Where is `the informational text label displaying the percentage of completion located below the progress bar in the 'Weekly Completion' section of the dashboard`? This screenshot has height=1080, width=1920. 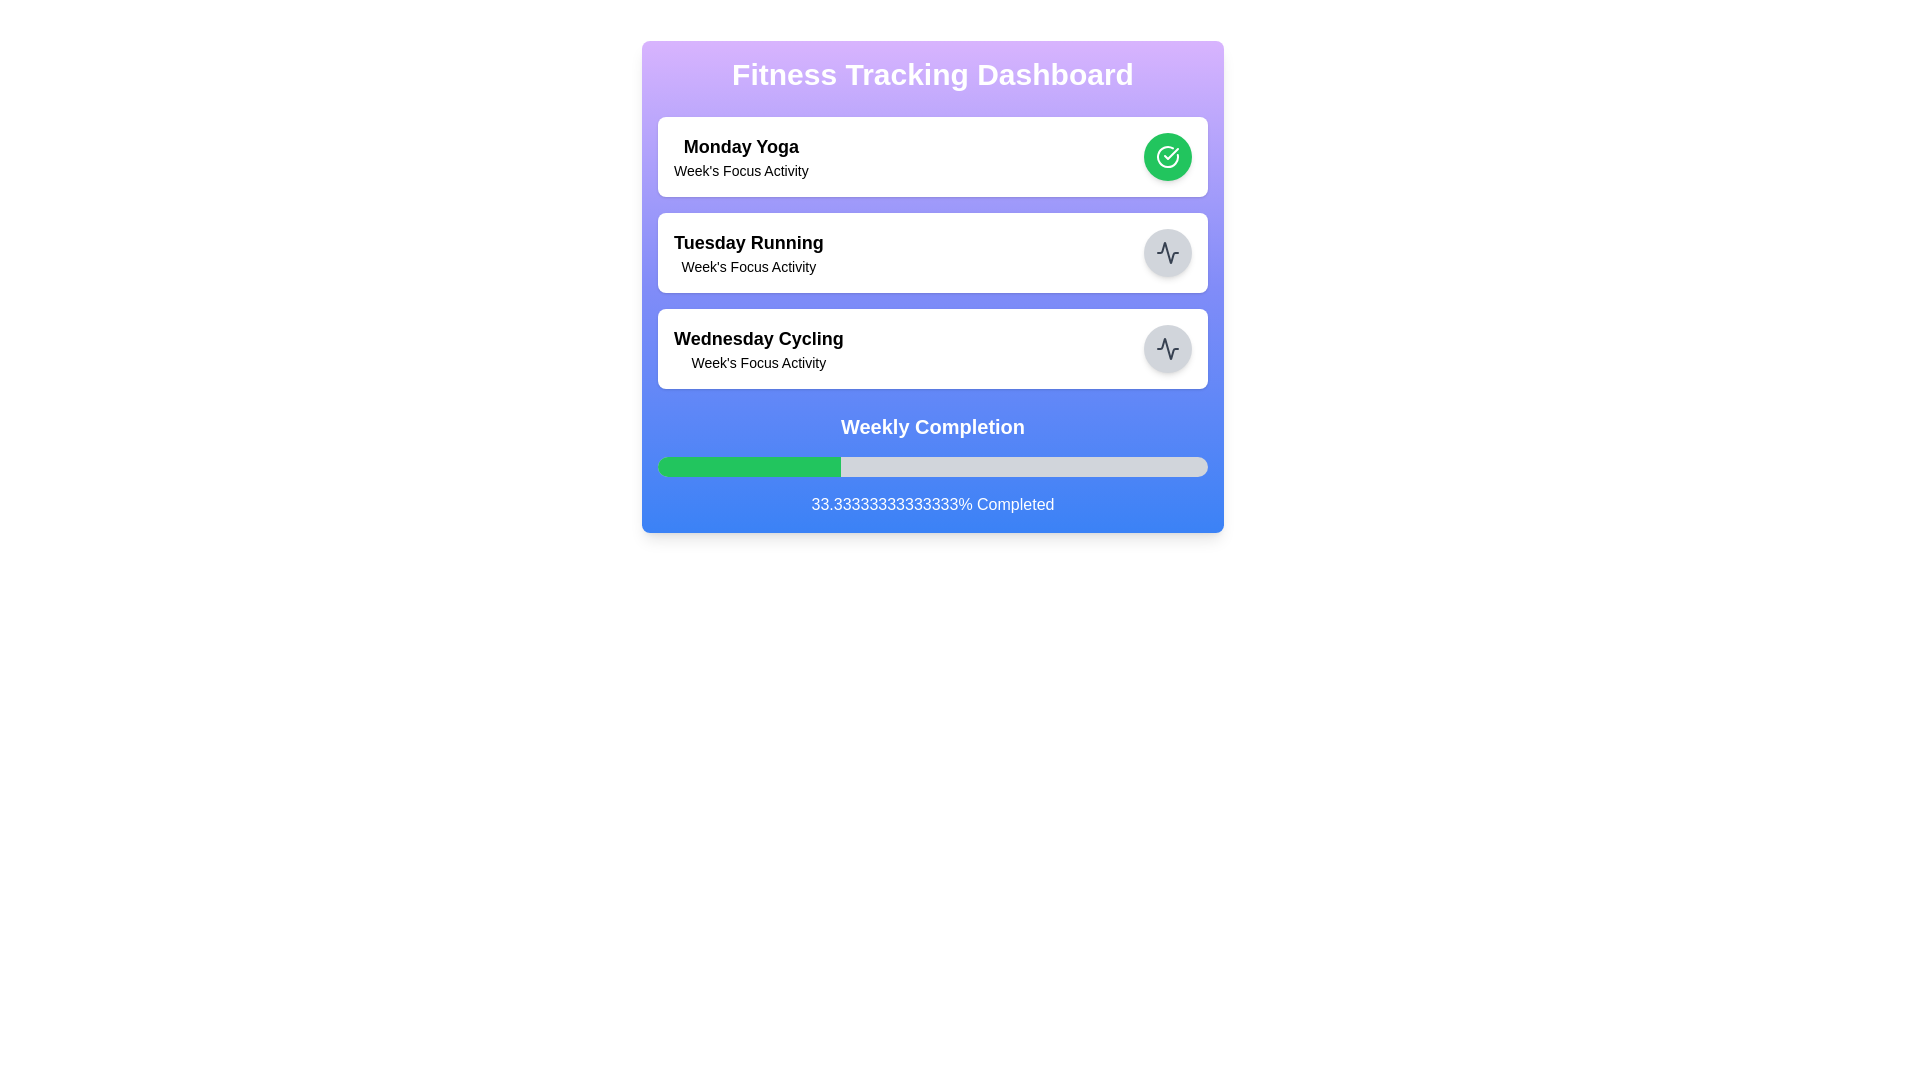 the informational text label displaying the percentage of completion located below the progress bar in the 'Weekly Completion' section of the dashboard is located at coordinates (931, 504).